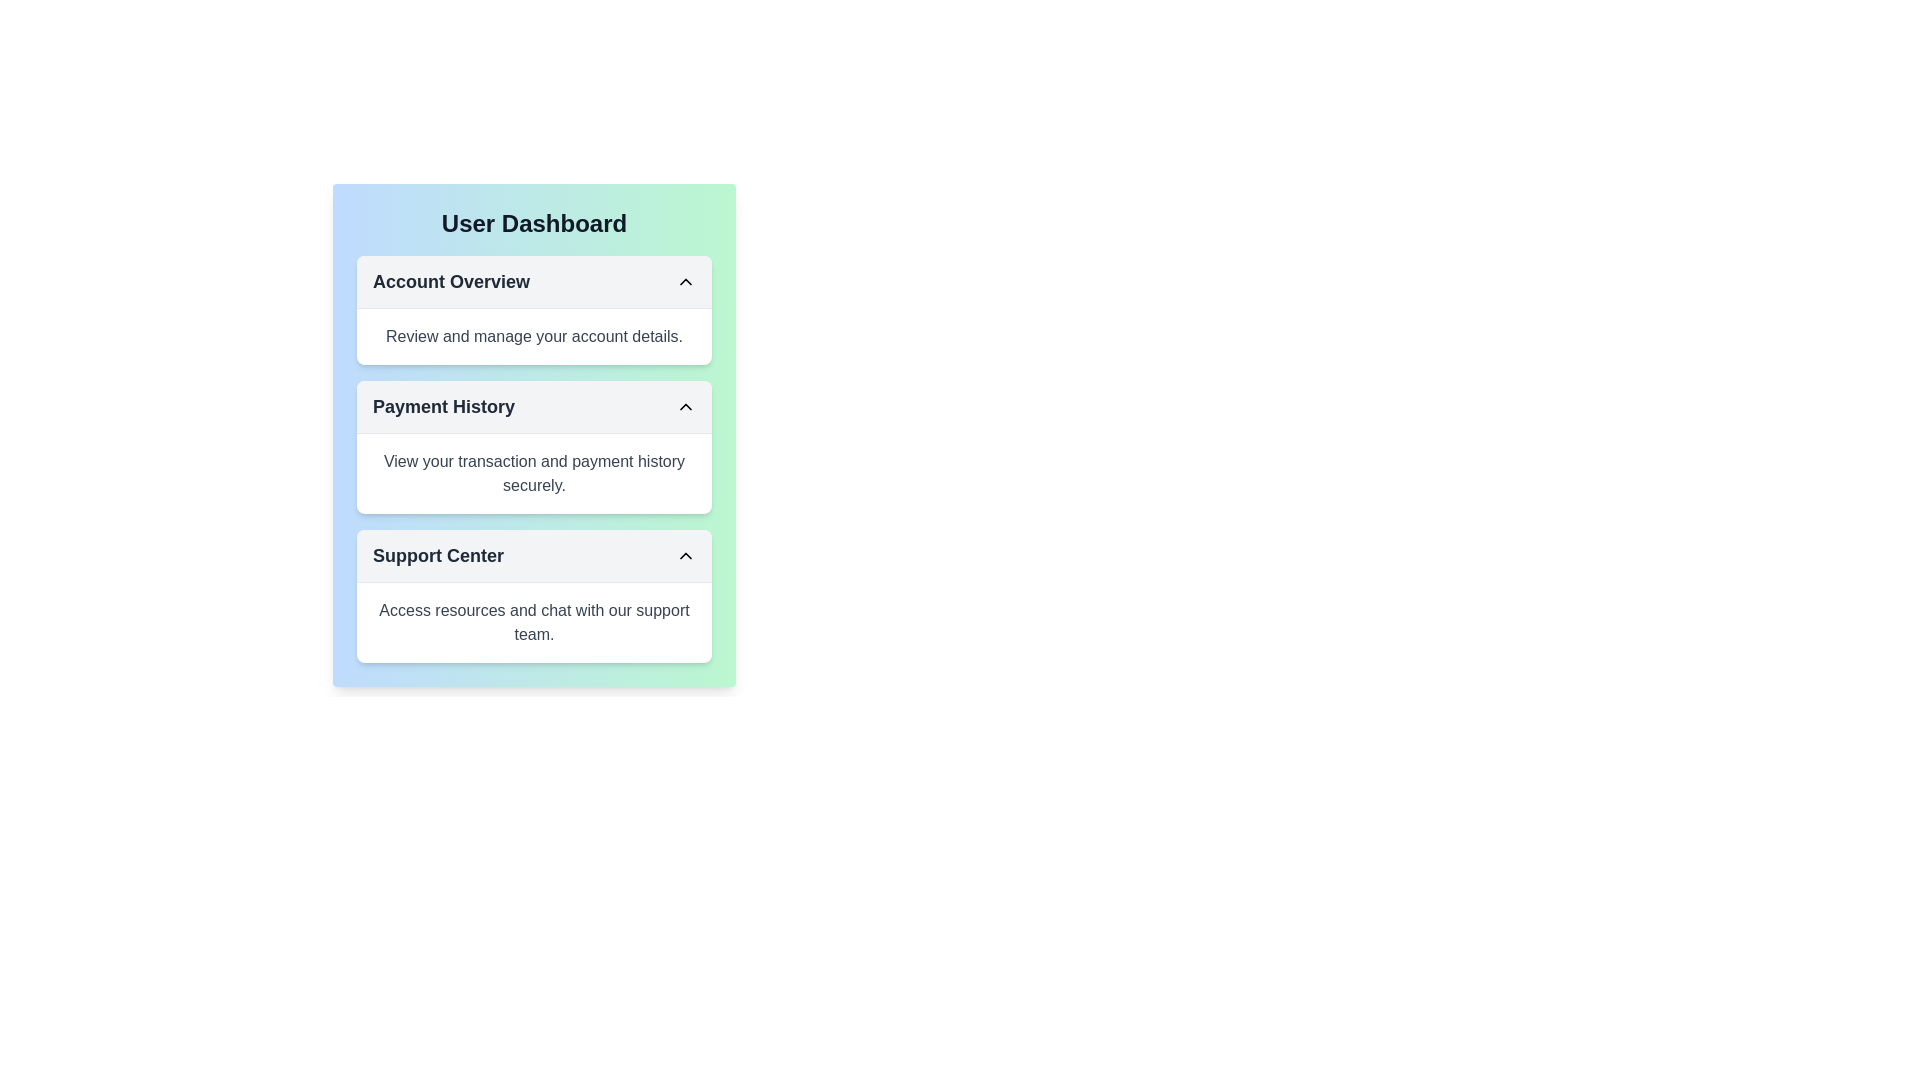  Describe the element at coordinates (534, 621) in the screenshot. I see `the text block containing the phrase 'Access resources and chat with our support team.' which is located at the bottom of the 'Support Center' section` at that location.